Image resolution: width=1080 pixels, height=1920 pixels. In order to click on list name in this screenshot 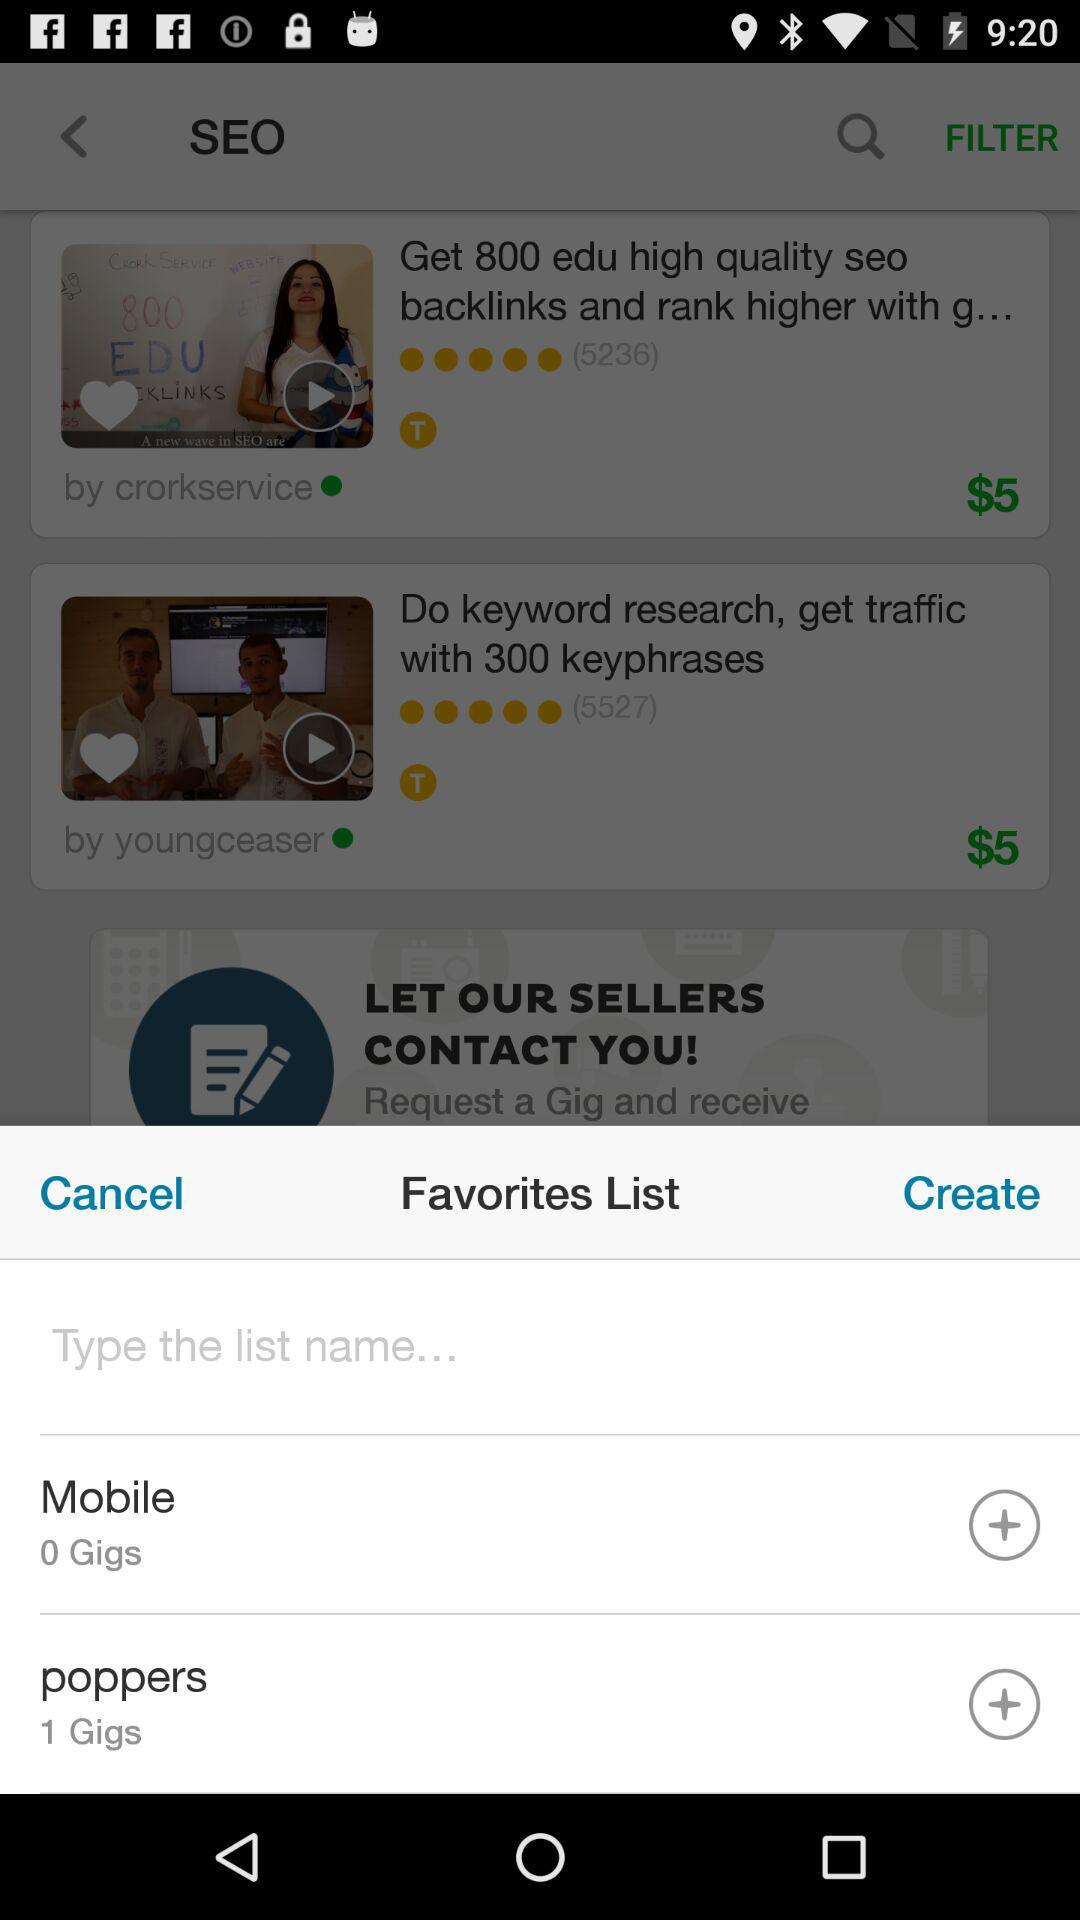, I will do `click(540, 1347)`.